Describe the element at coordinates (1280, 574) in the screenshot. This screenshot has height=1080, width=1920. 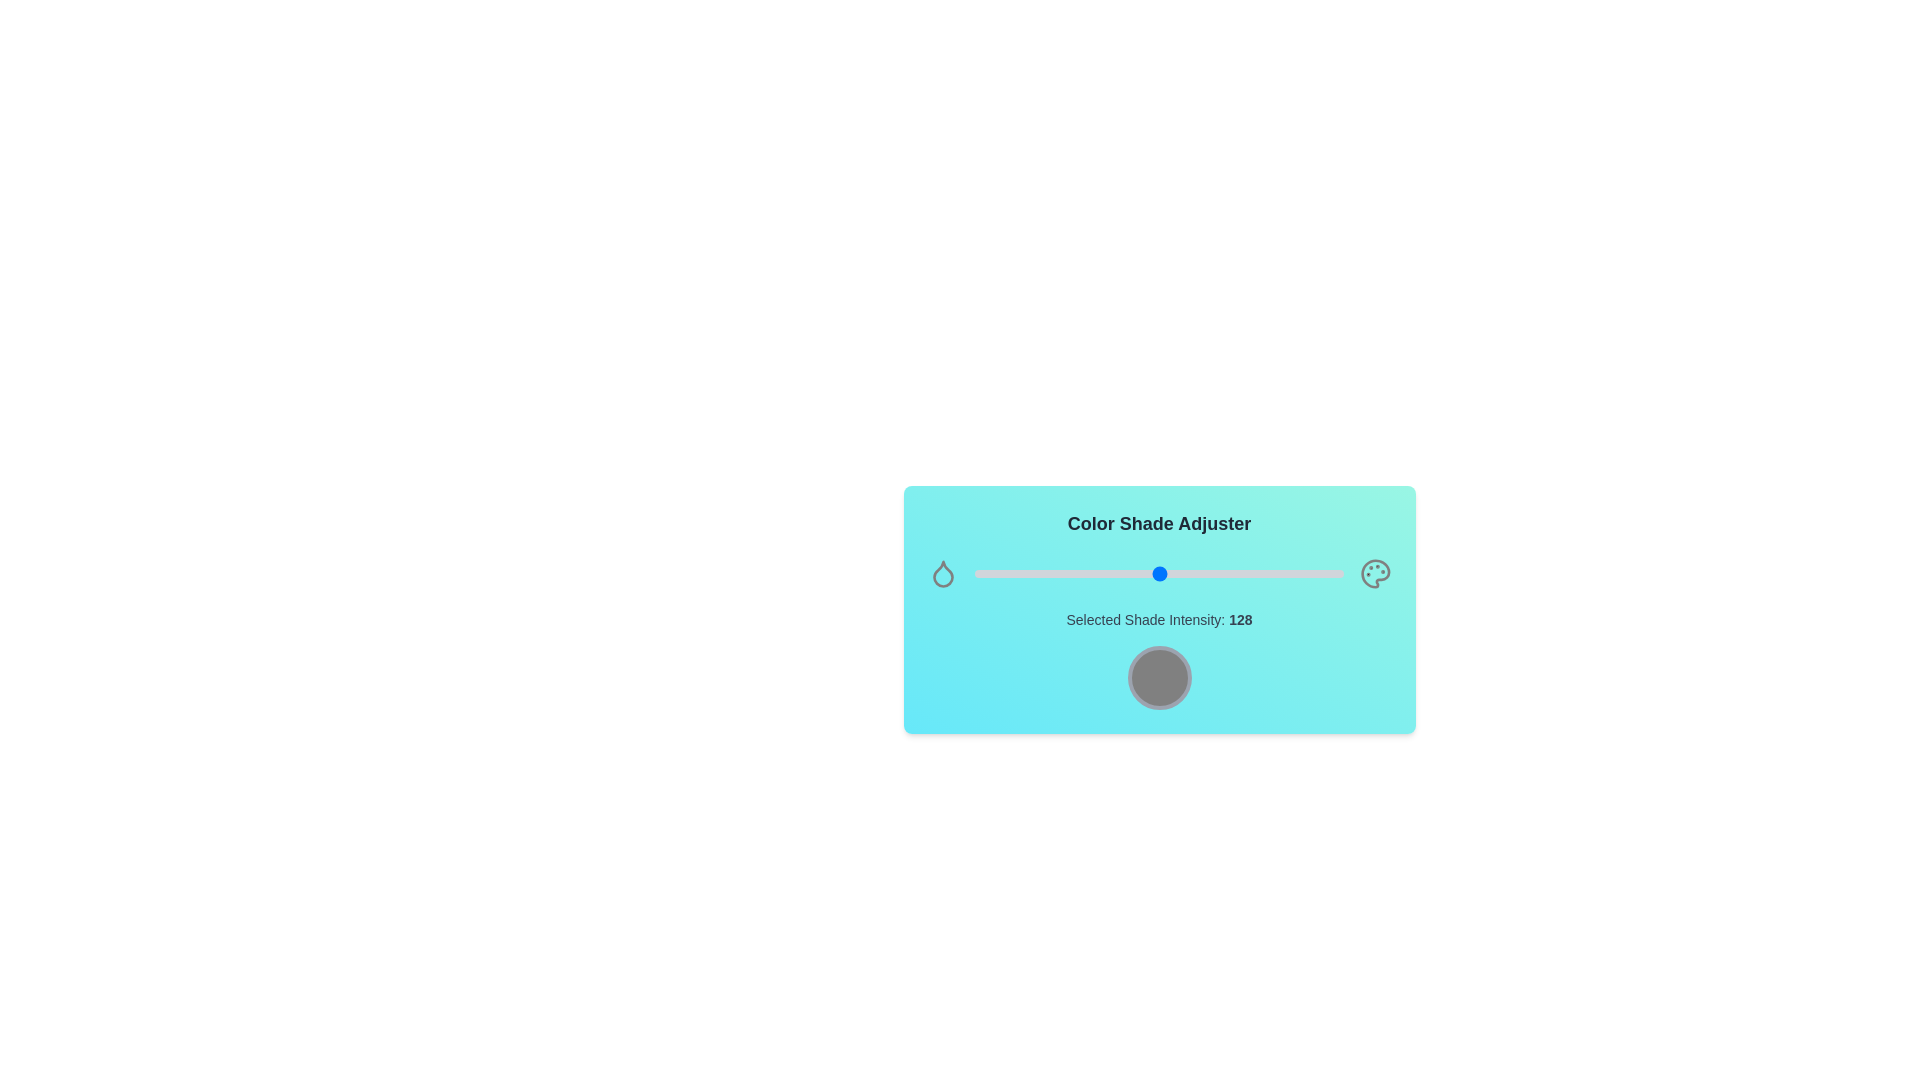
I see `the shade intensity slider to 211 value` at that location.